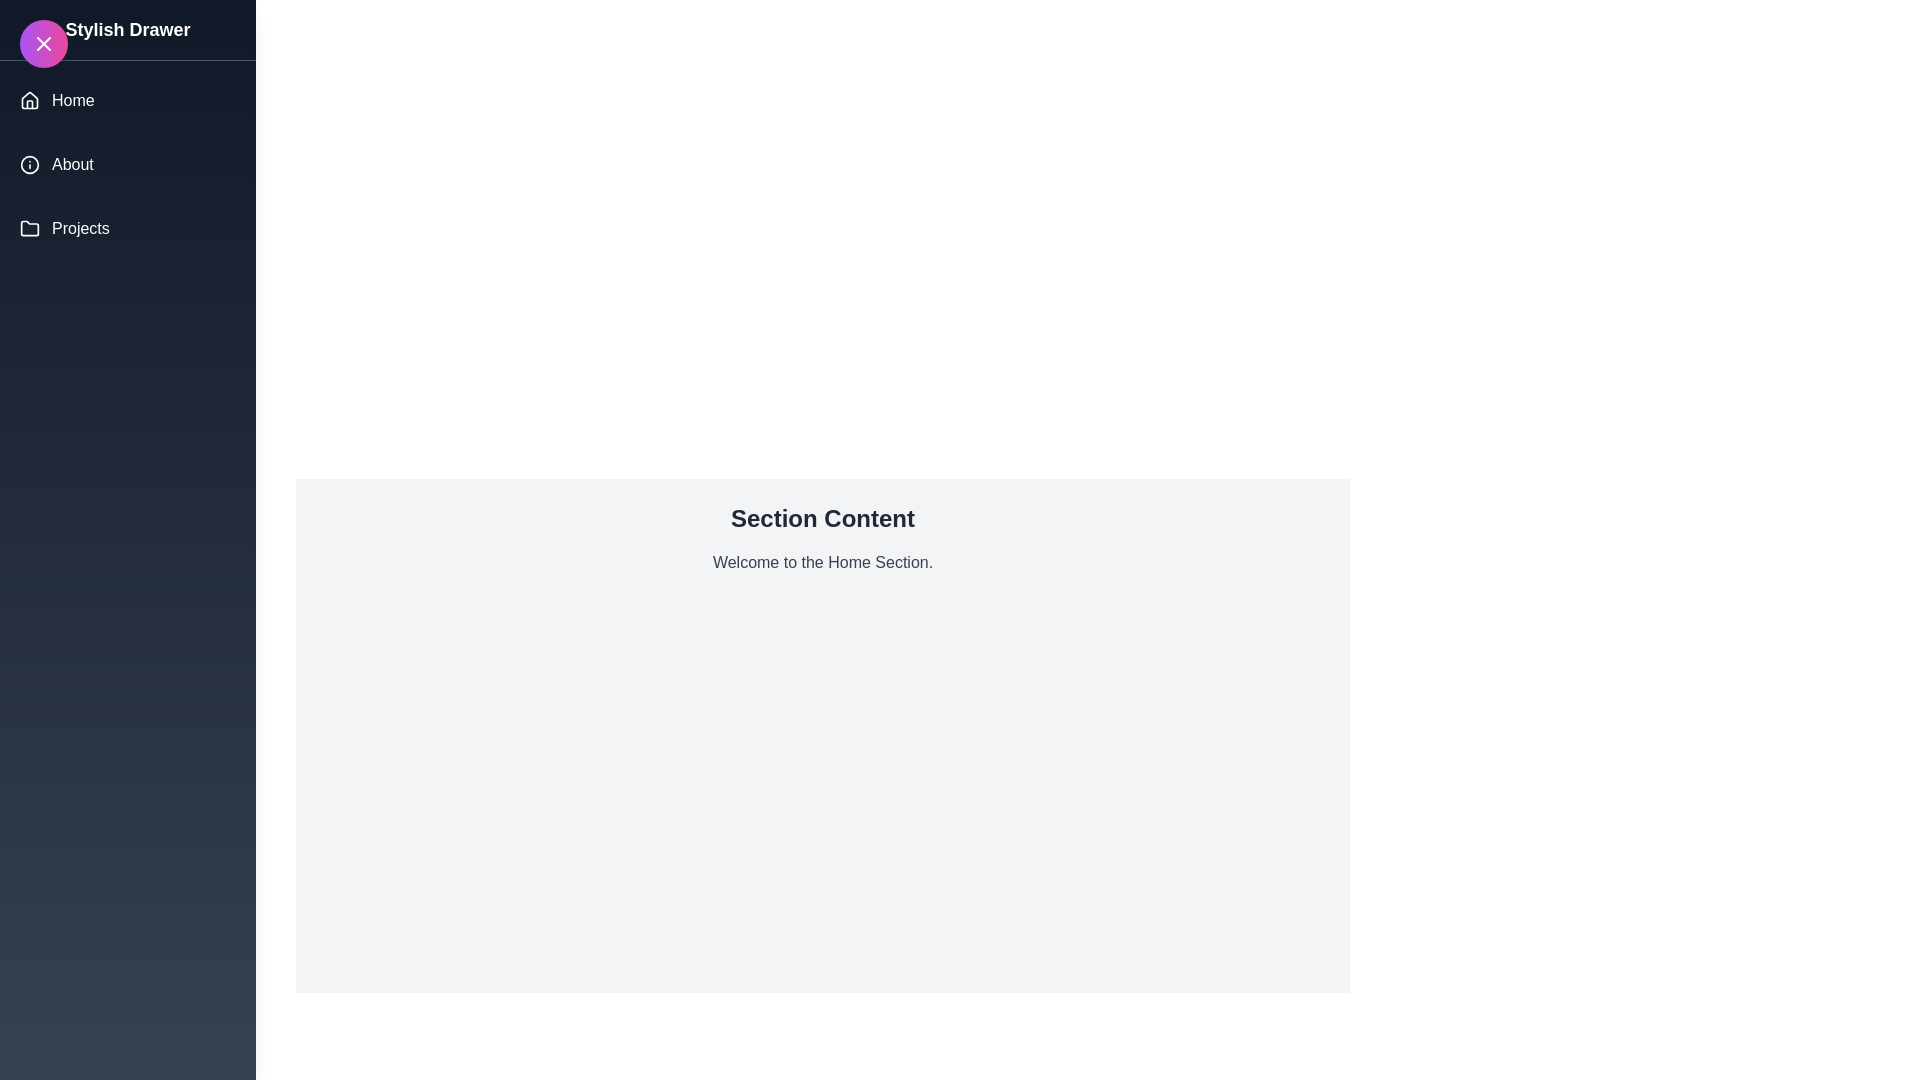 Image resolution: width=1920 pixels, height=1080 pixels. What do you see at coordinates (127, 164) in the screenshot?
I see `the drawer menu section About to display its content` at bounding box center [127, 164].